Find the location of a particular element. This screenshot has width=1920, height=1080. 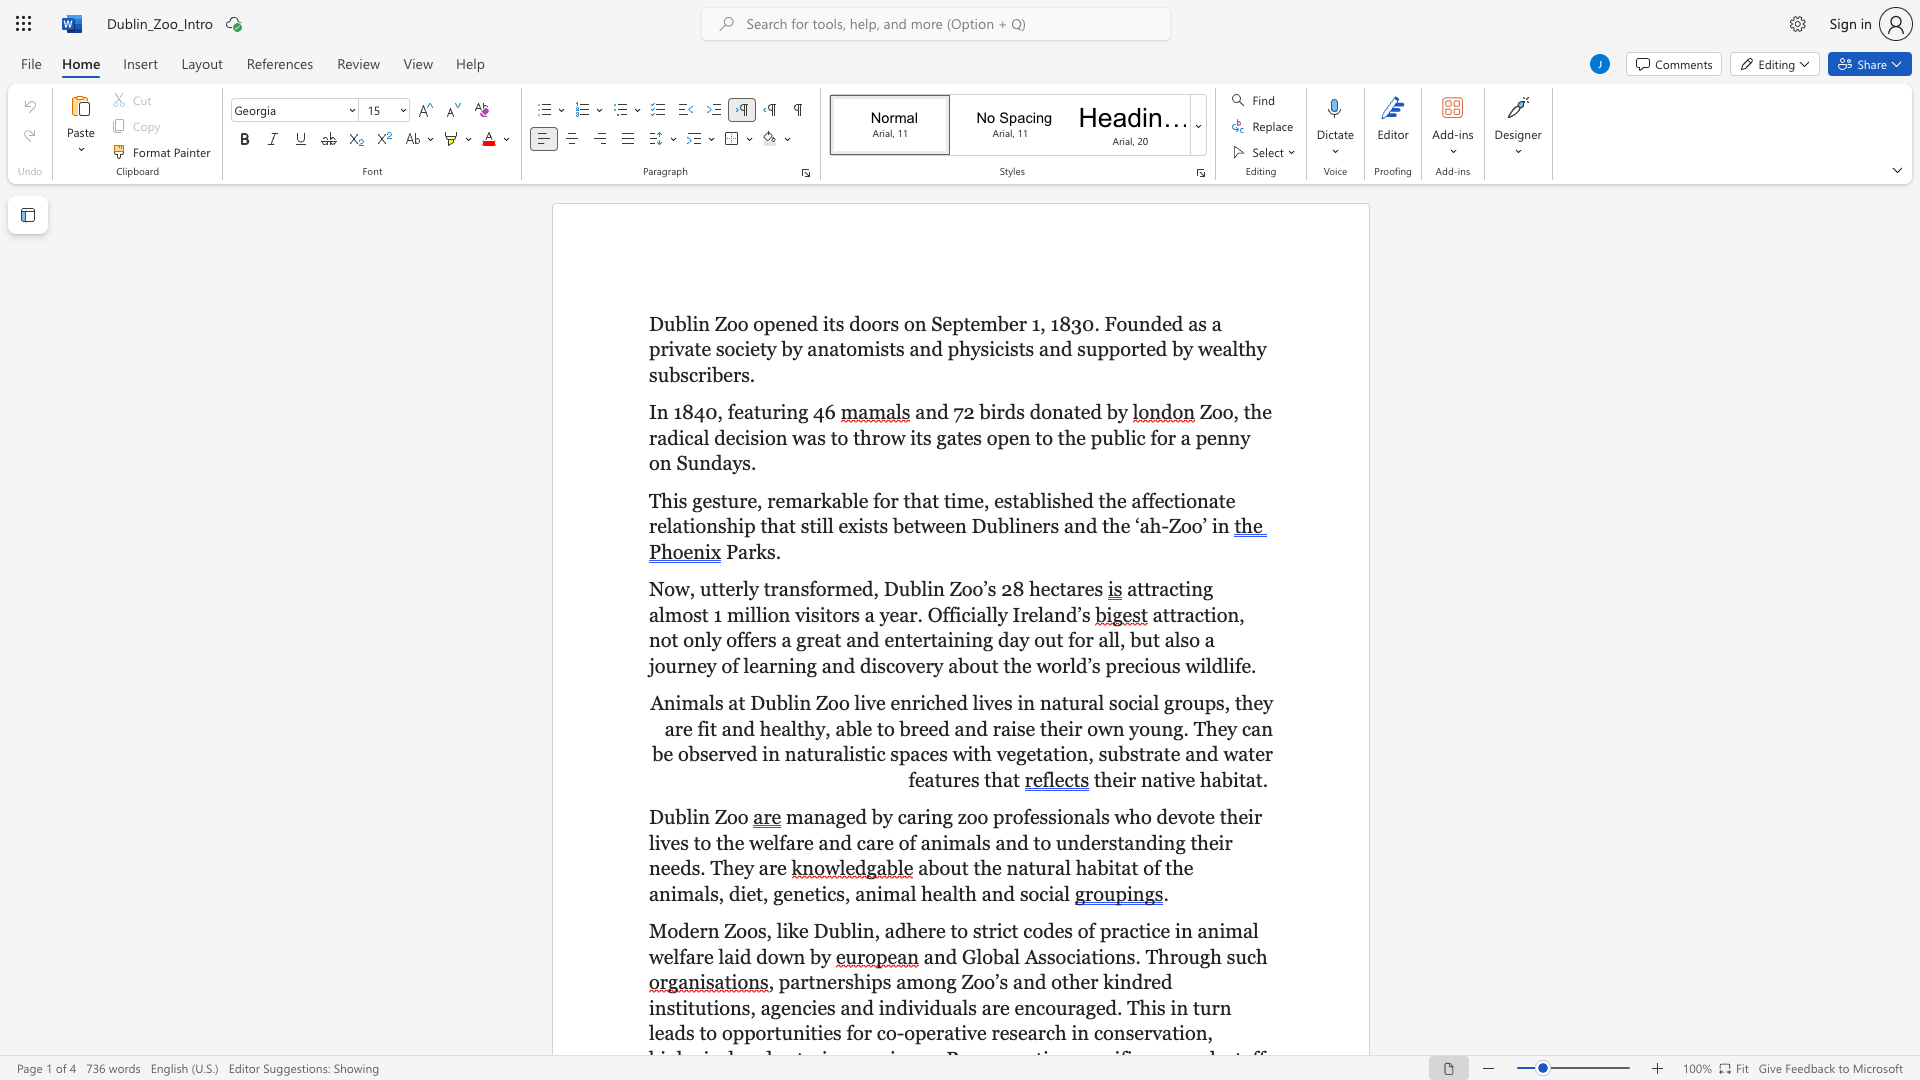

the subset text "ion" within the text "attraction, not only" is located at coordinates (1209, 613).